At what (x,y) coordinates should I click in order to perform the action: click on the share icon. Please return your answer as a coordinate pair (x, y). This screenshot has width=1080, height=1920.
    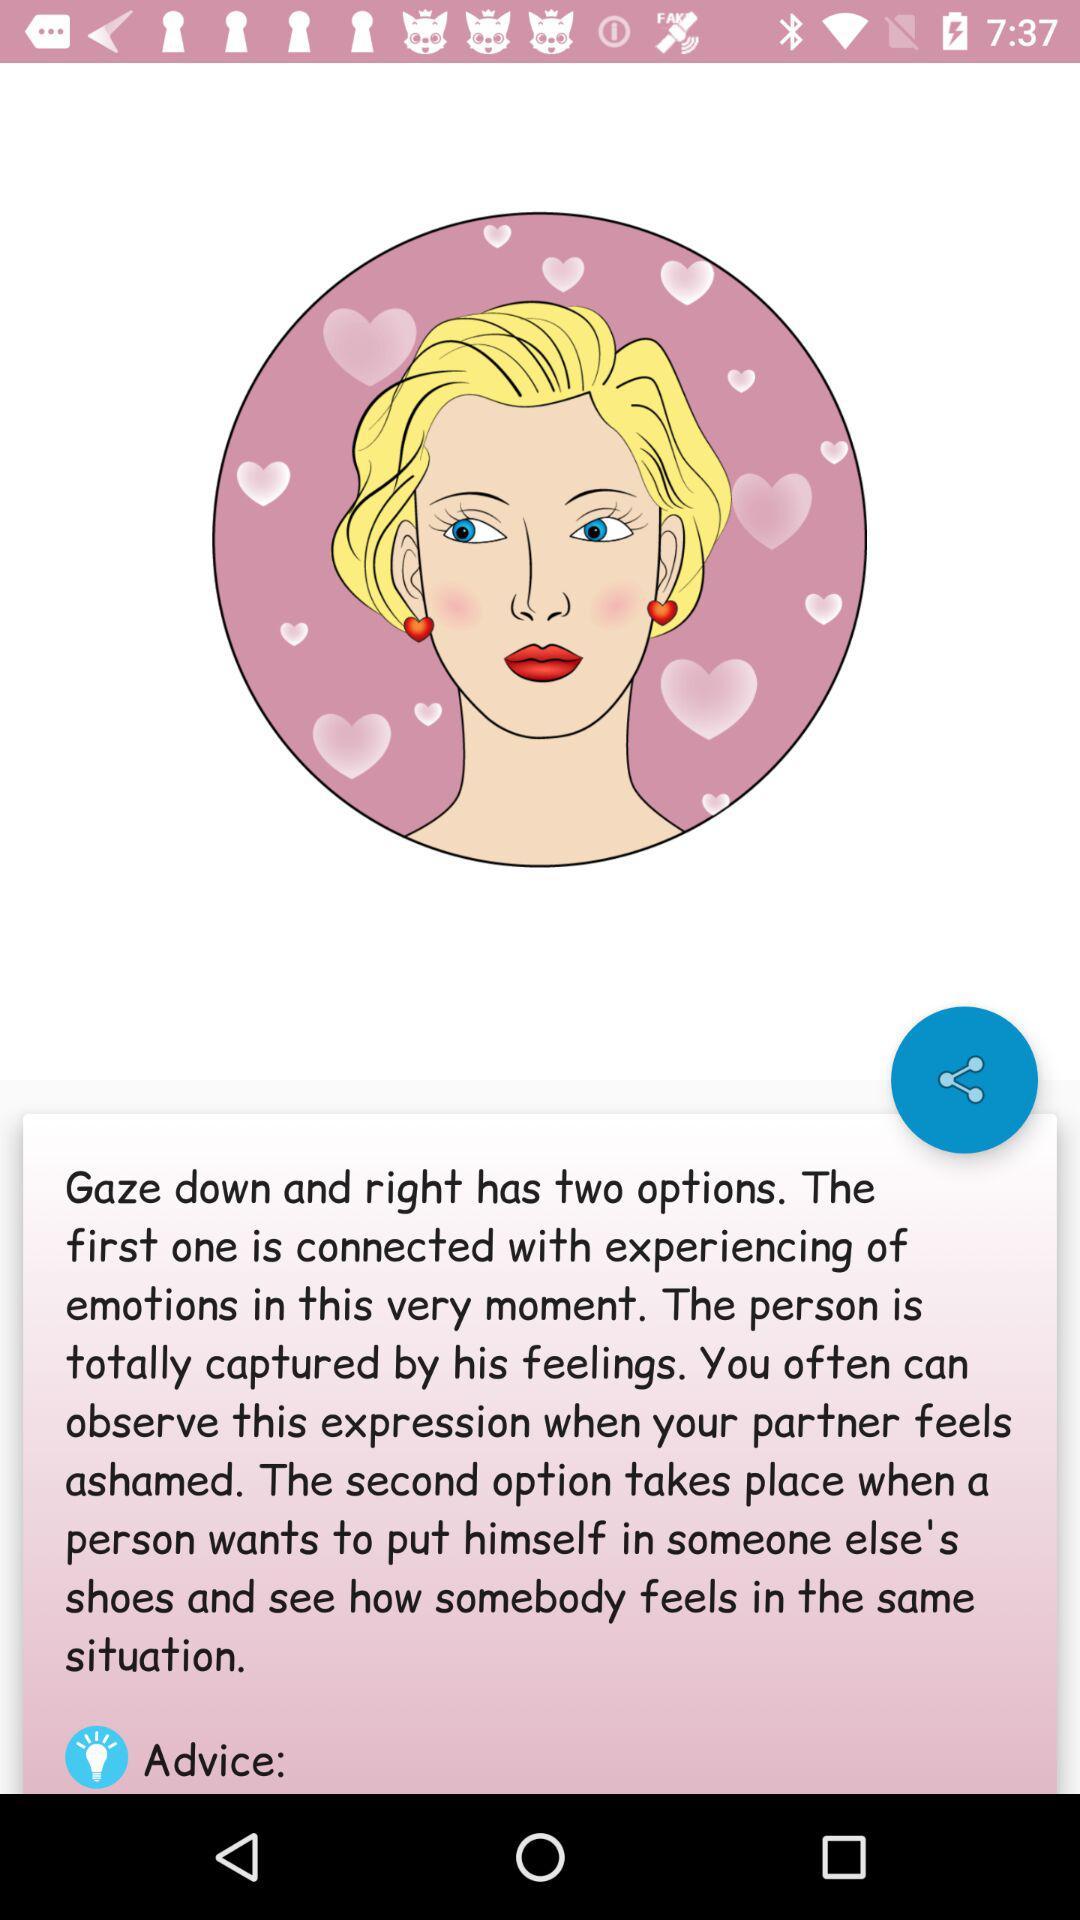
    Looking at the image, I should click on (963, 1079).